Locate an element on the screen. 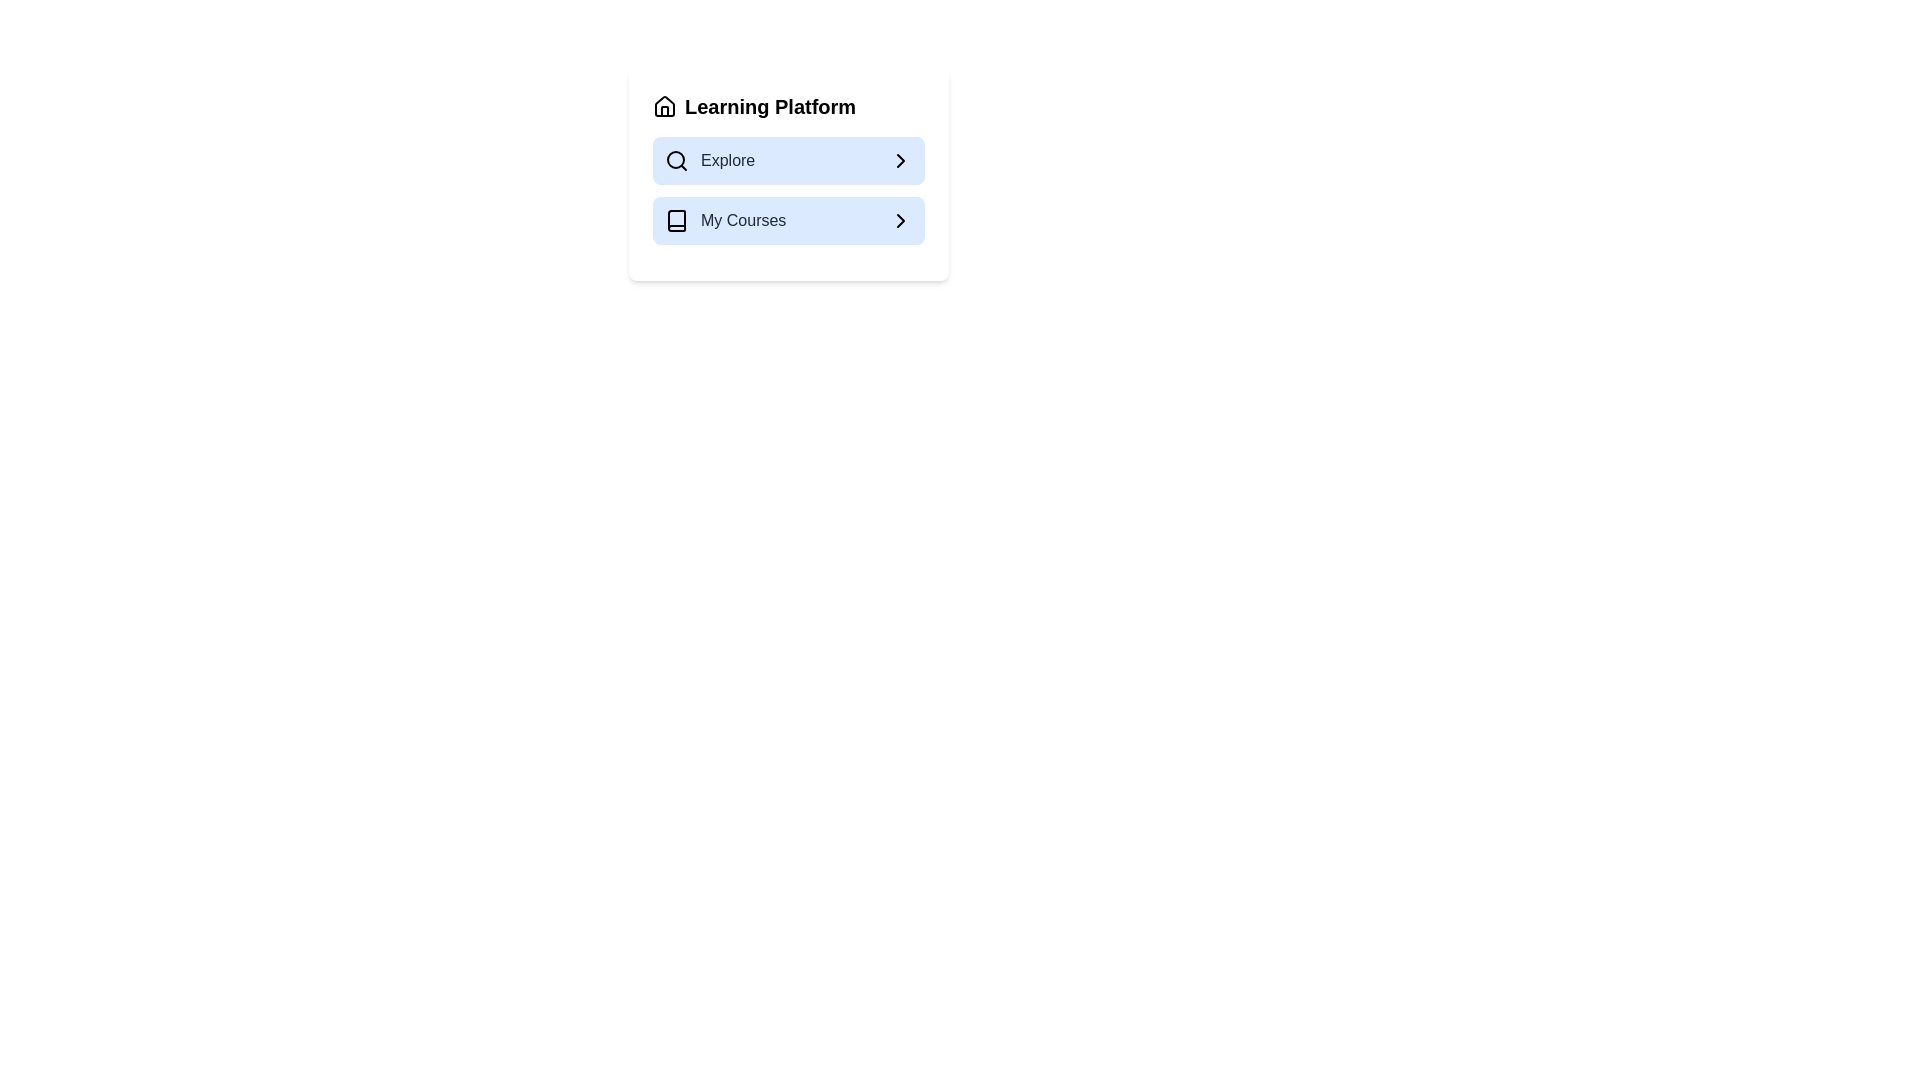 The width and height of the screenshot is (1920, 1080). the central part of the book icon located within the 'My Courses' button in the menu area, which is the second option in the list is located at coordinates (676, 220).